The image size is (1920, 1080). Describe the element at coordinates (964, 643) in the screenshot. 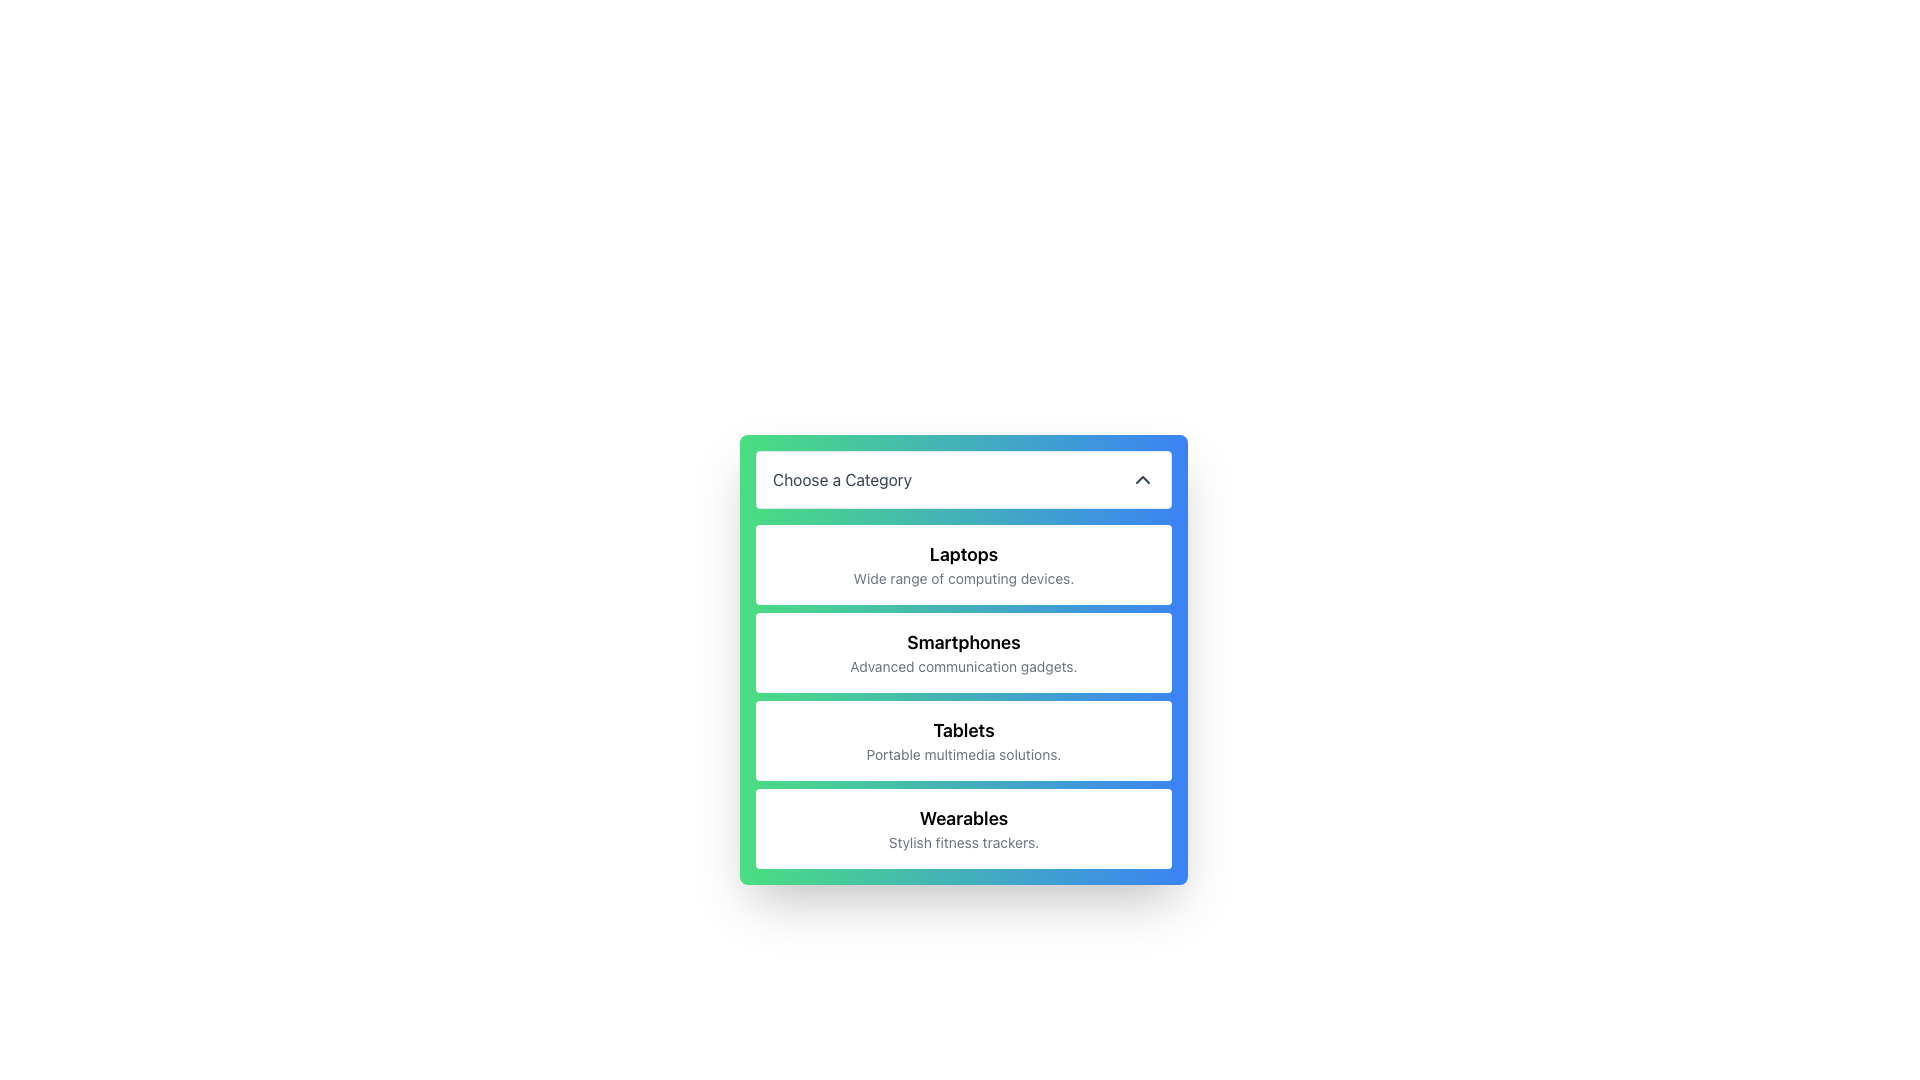

I see `the heading titled 'Smartphones' which serves as a category label in the interactive menu, positioned below the 'Laptops' tile and above the 'Tablets' tile` at that location.